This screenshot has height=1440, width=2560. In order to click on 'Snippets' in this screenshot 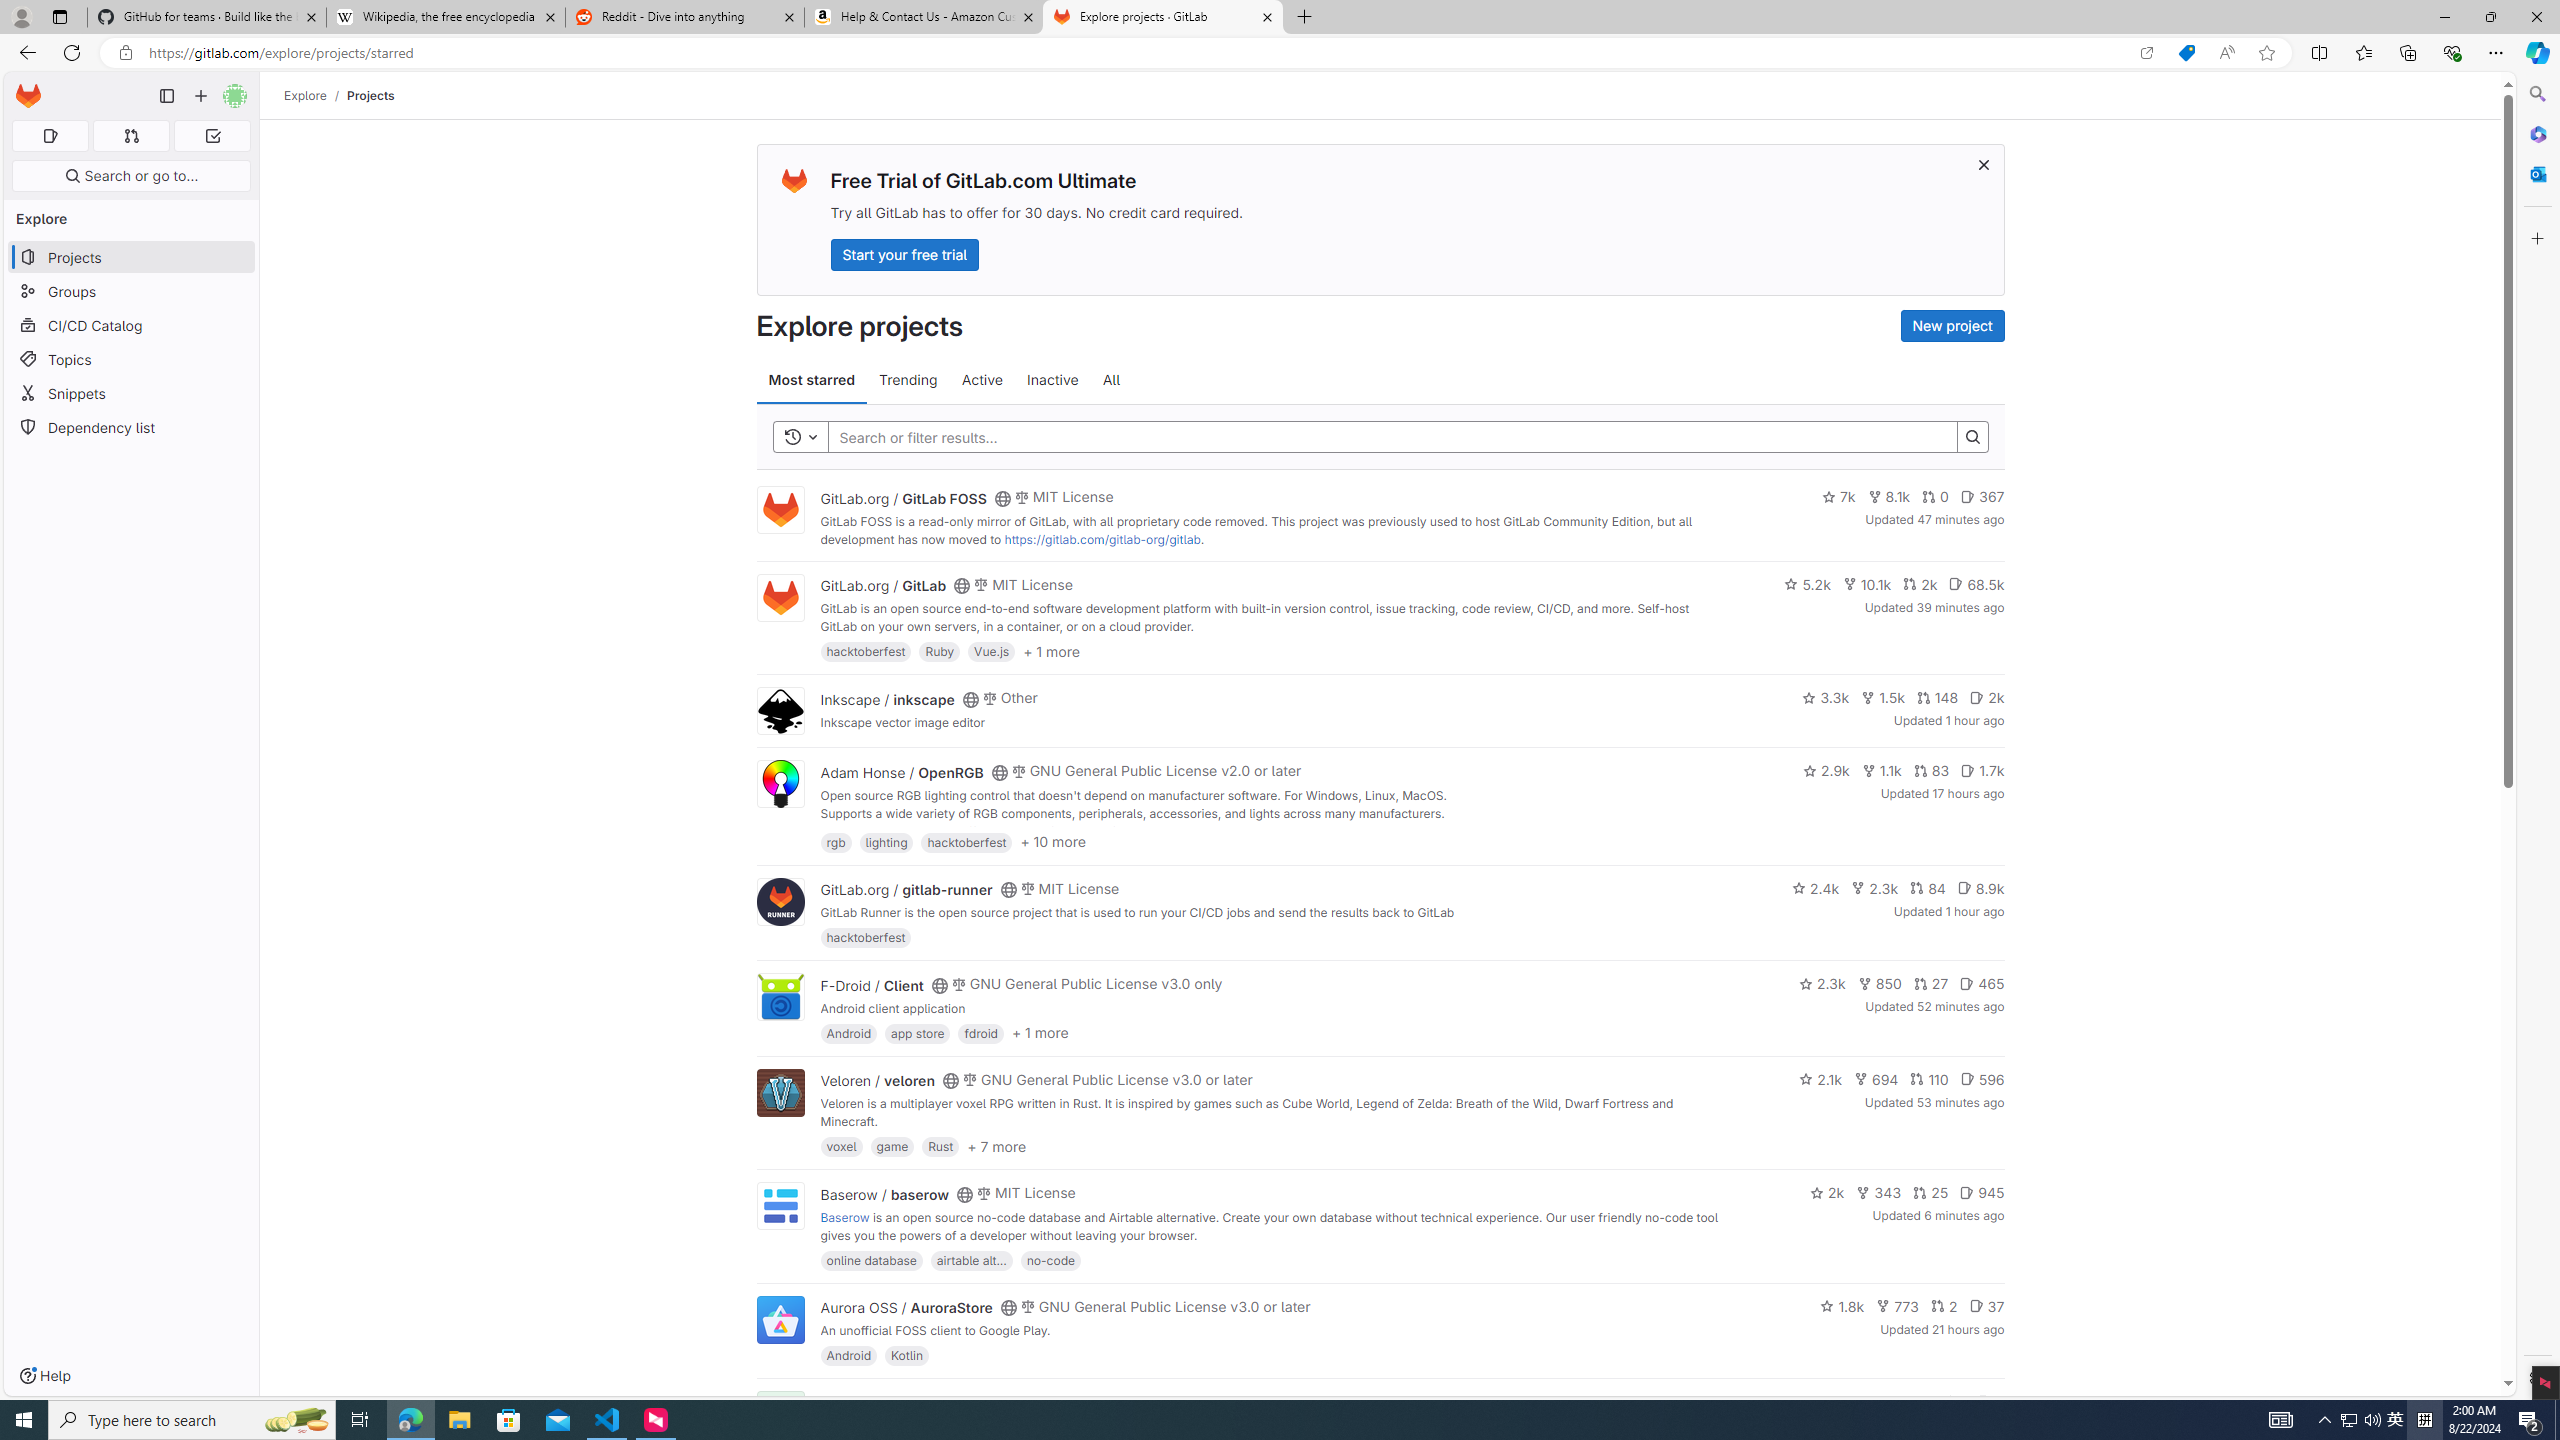, I will do `click(130, 392)`.